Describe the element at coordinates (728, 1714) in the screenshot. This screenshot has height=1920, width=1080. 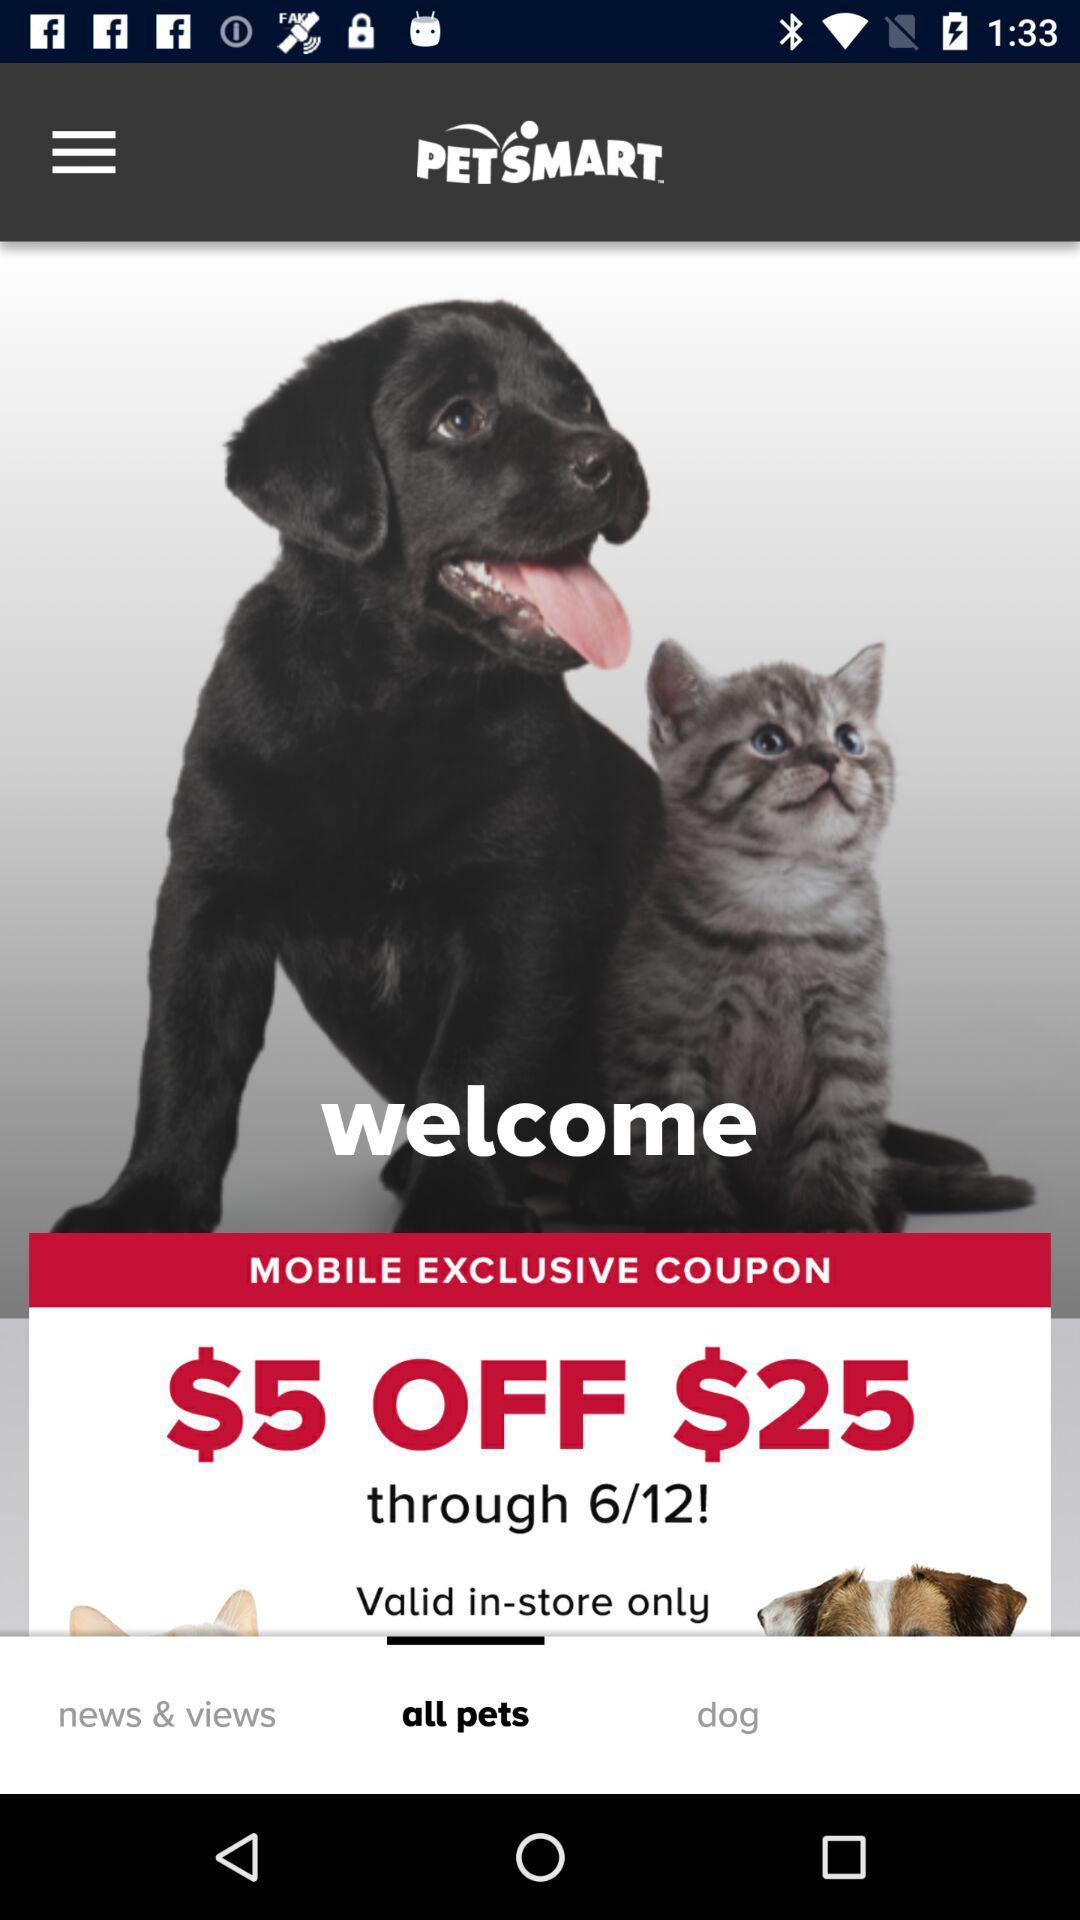
I see `dog item` at that location.